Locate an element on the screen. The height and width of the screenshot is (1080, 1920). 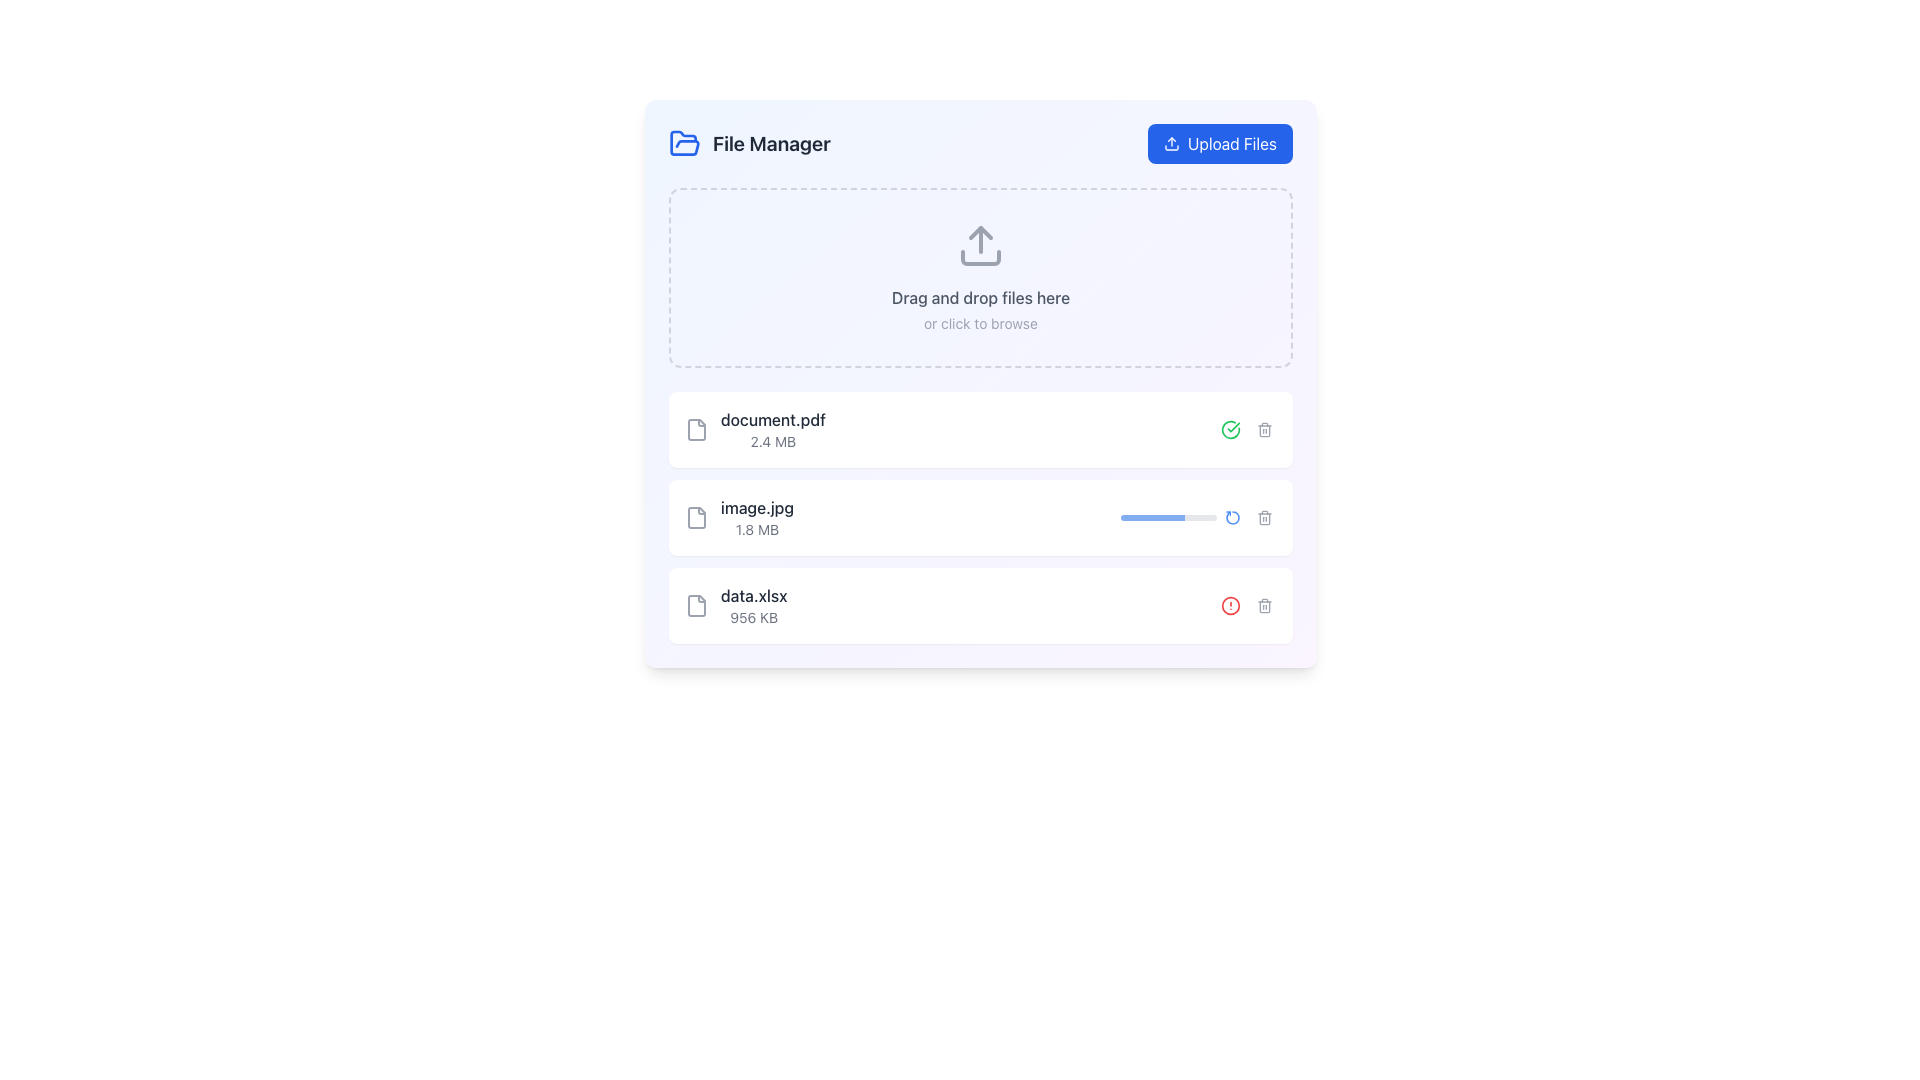
the delete icon button located to the right of the 'data.xlsx' file entry in the file manager list to observe visual feedback is located at coordinates (1264, 604).